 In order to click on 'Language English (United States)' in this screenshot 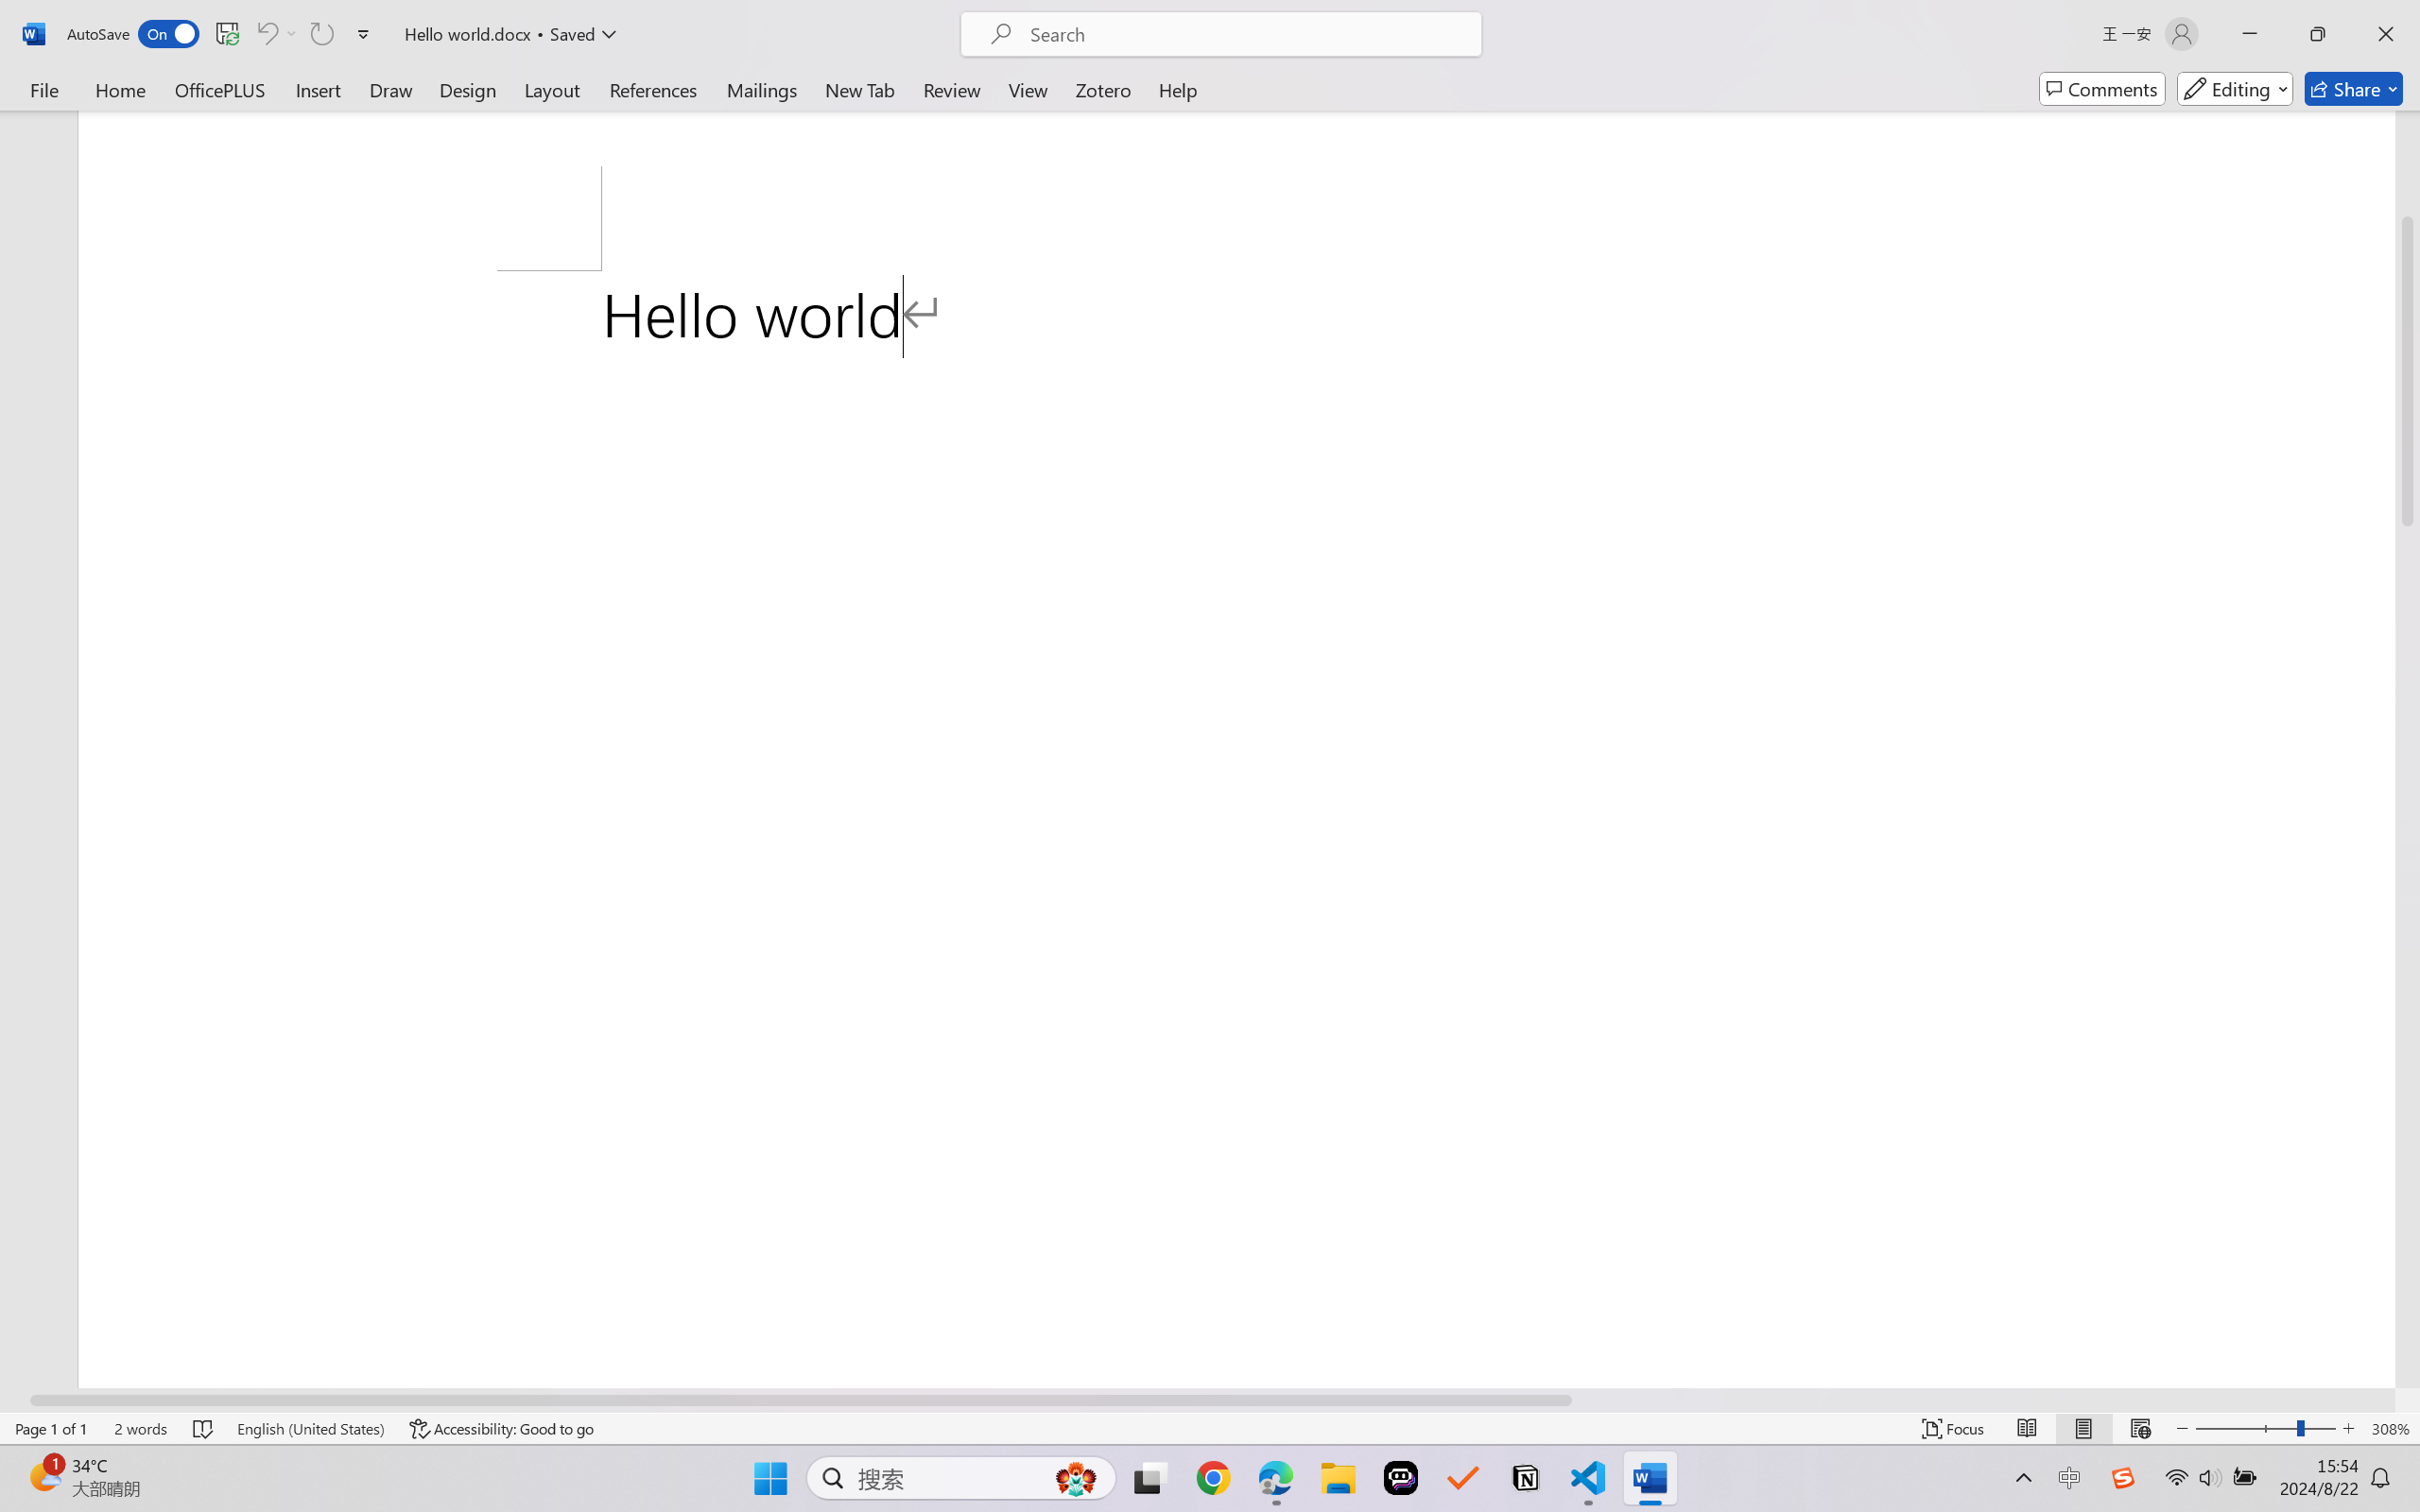, I will do `click(310, 1428)`.